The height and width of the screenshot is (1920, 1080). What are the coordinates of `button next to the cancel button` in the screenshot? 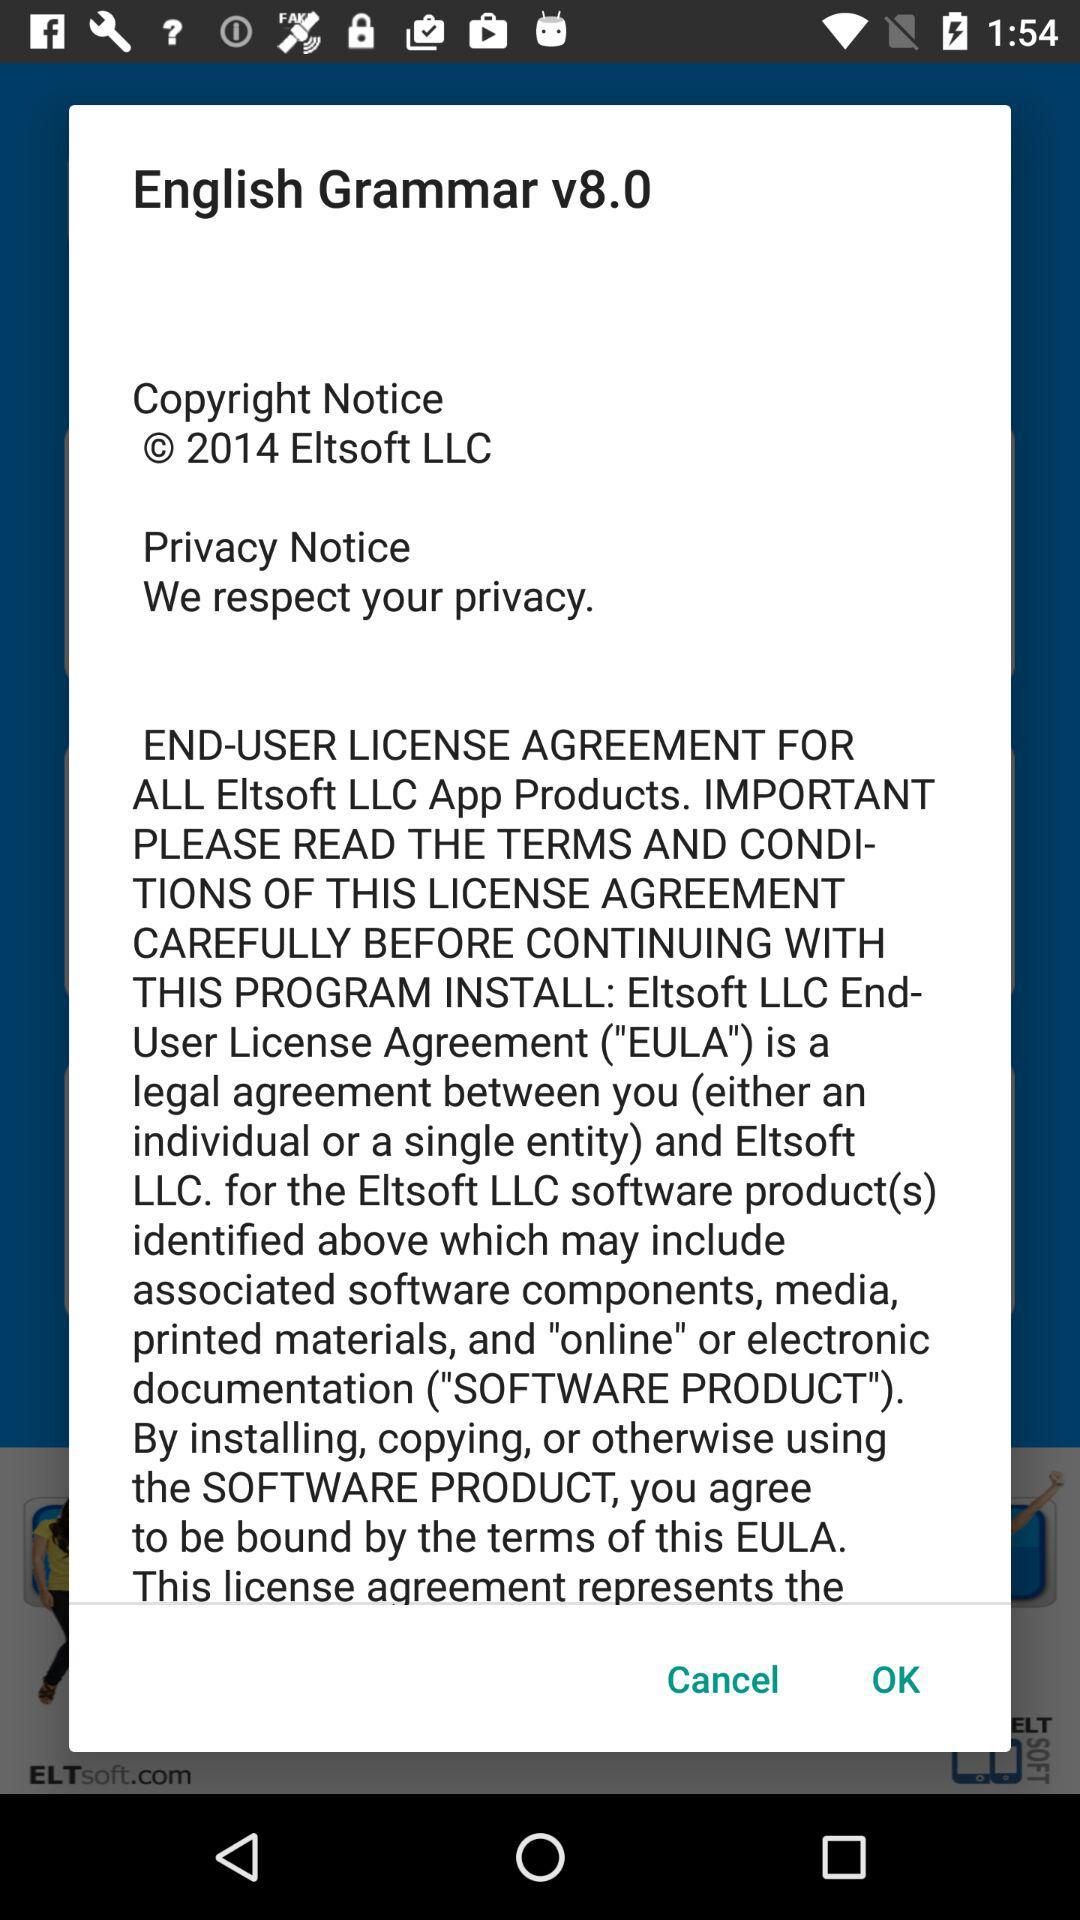 It's located at (894, 1678).